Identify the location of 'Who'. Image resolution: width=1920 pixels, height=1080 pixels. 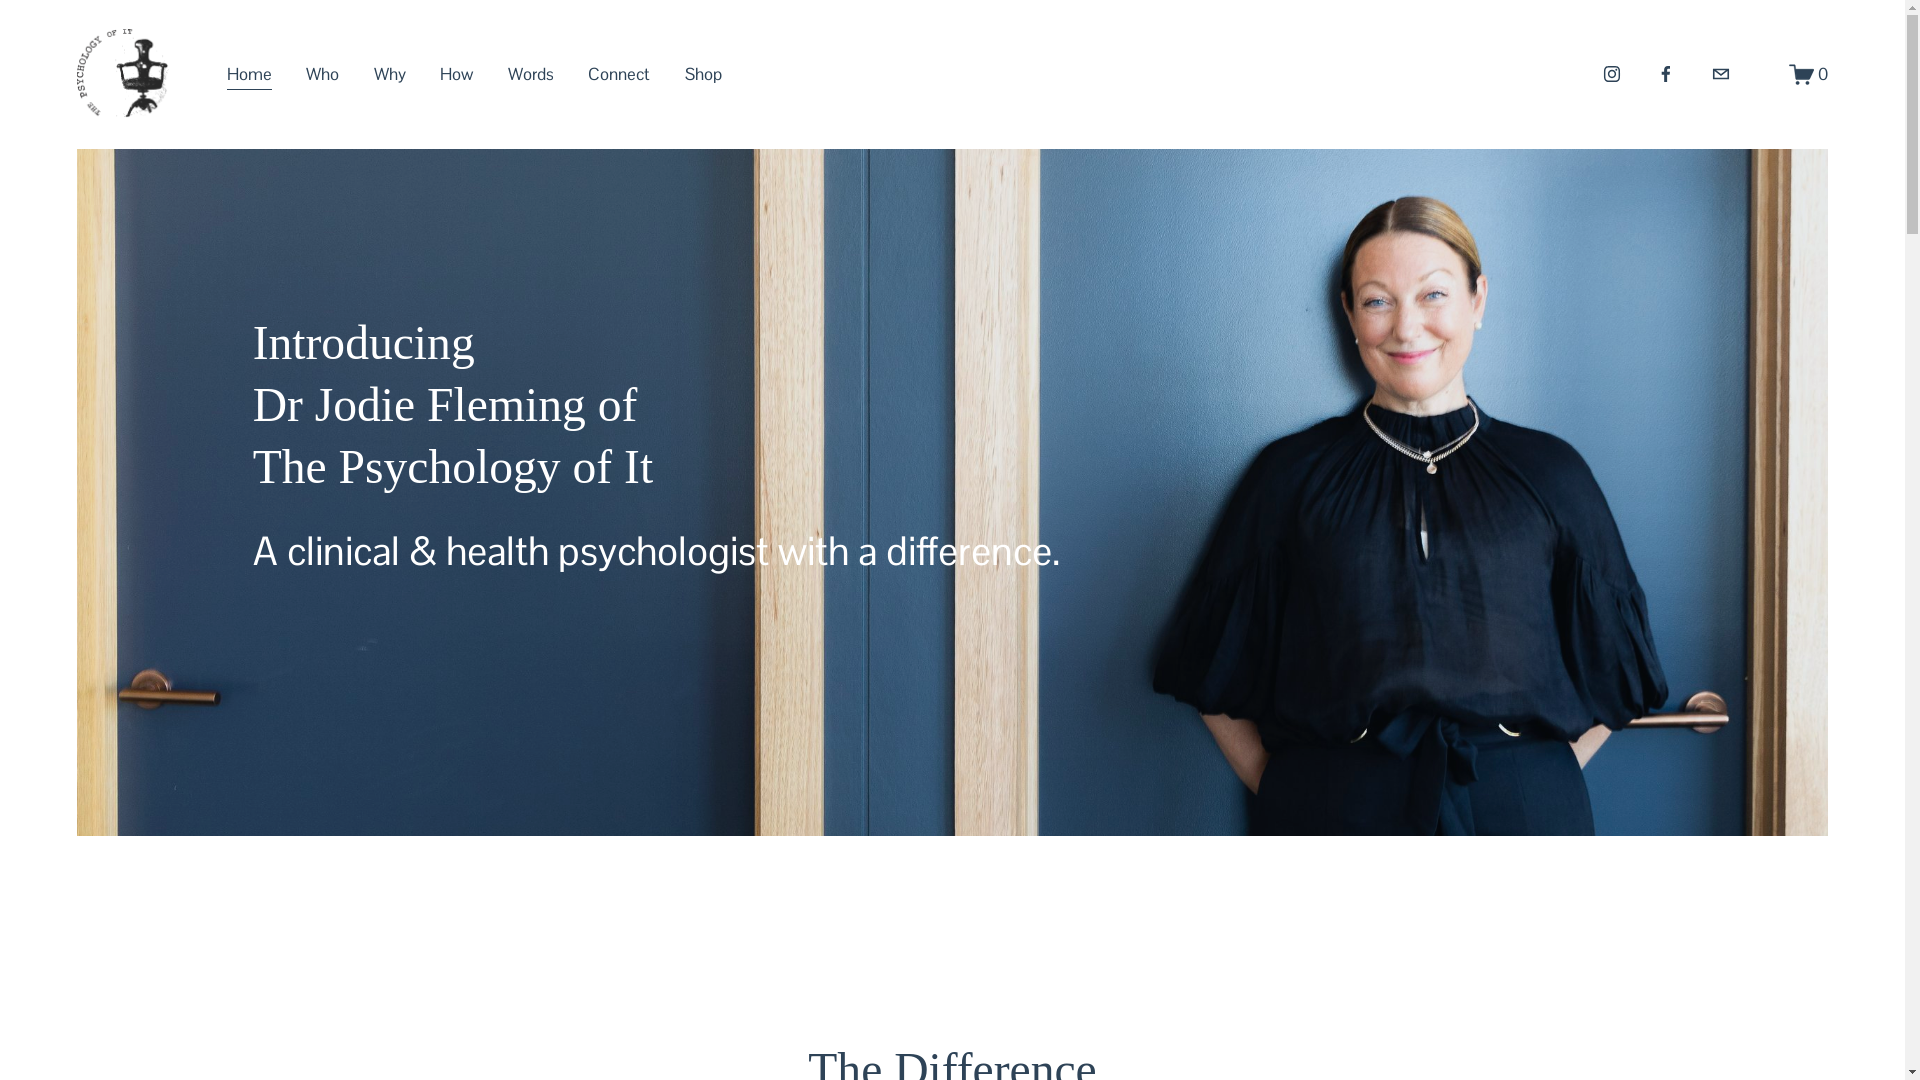
(322, 72).